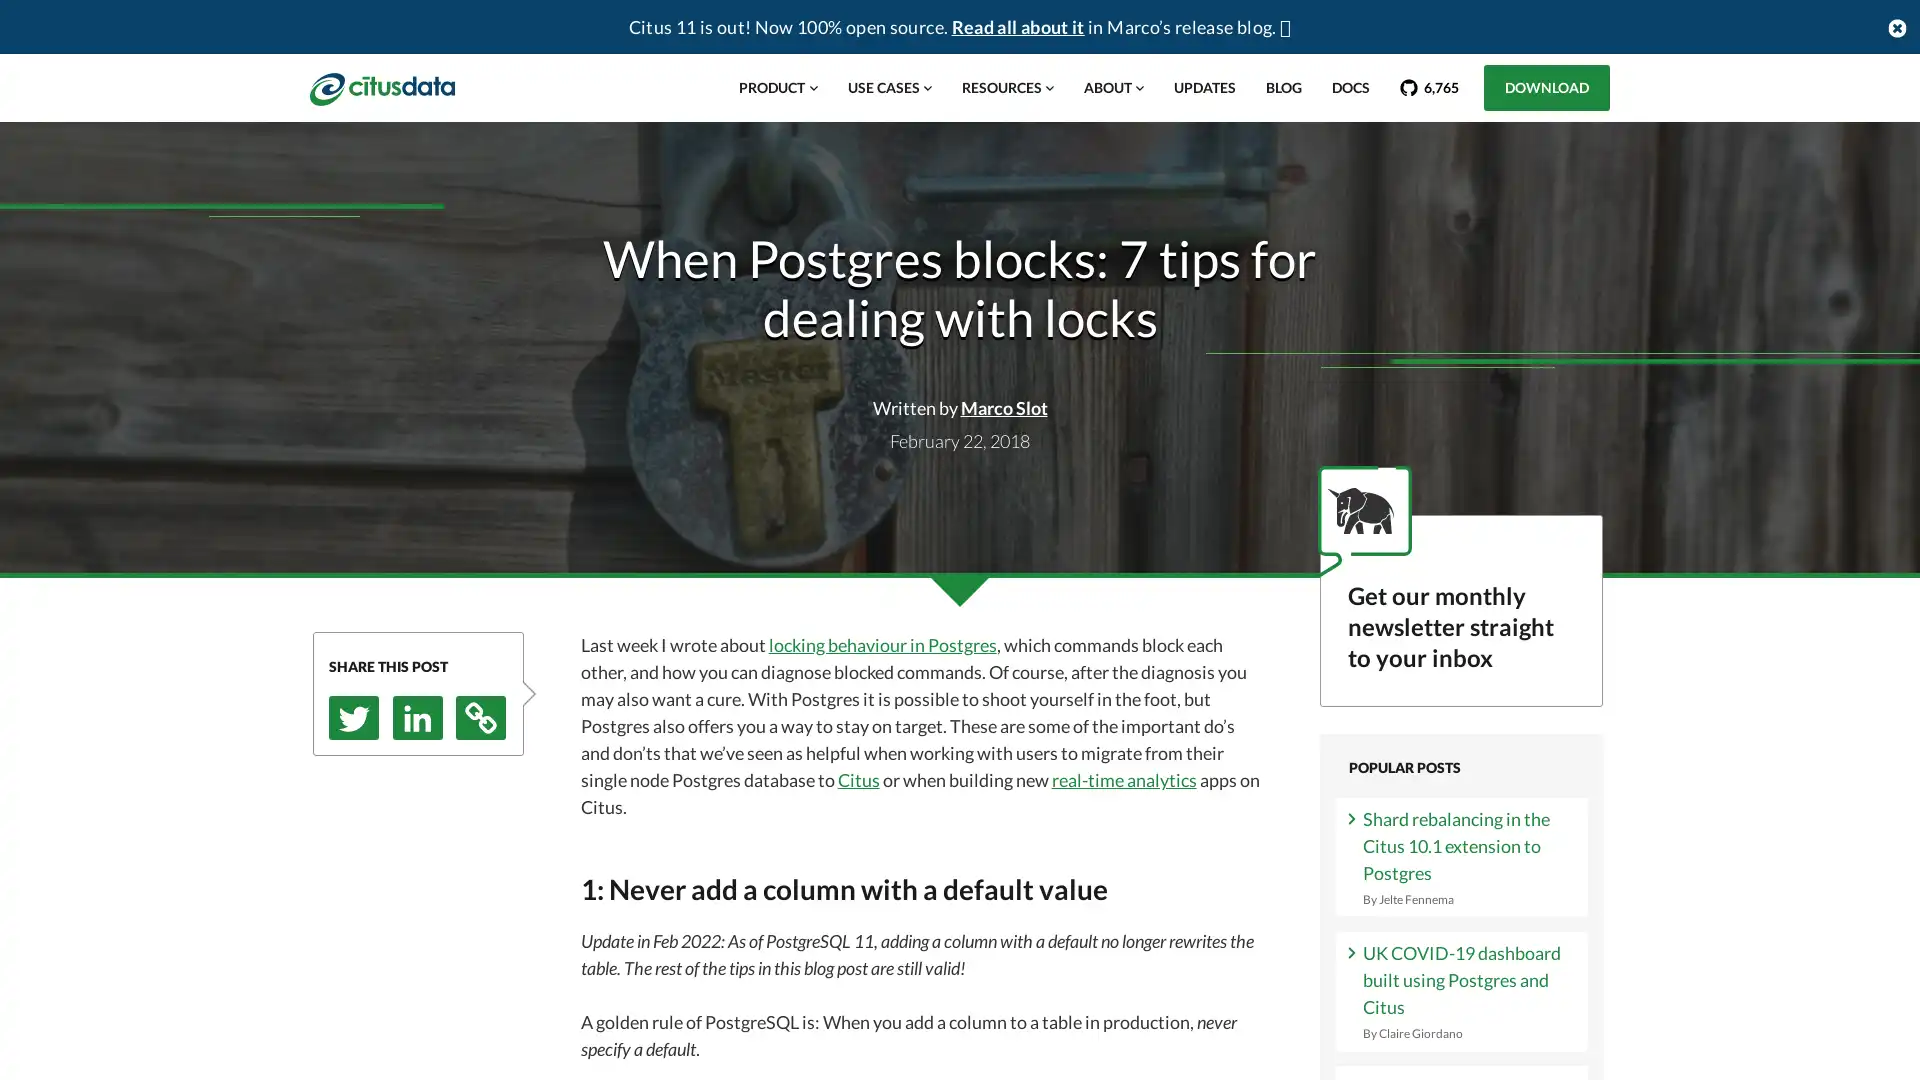  What do you see at coordinates (776, 87) in the screenshot?
I see `PRODUCT` at bounding box center [776, 87].